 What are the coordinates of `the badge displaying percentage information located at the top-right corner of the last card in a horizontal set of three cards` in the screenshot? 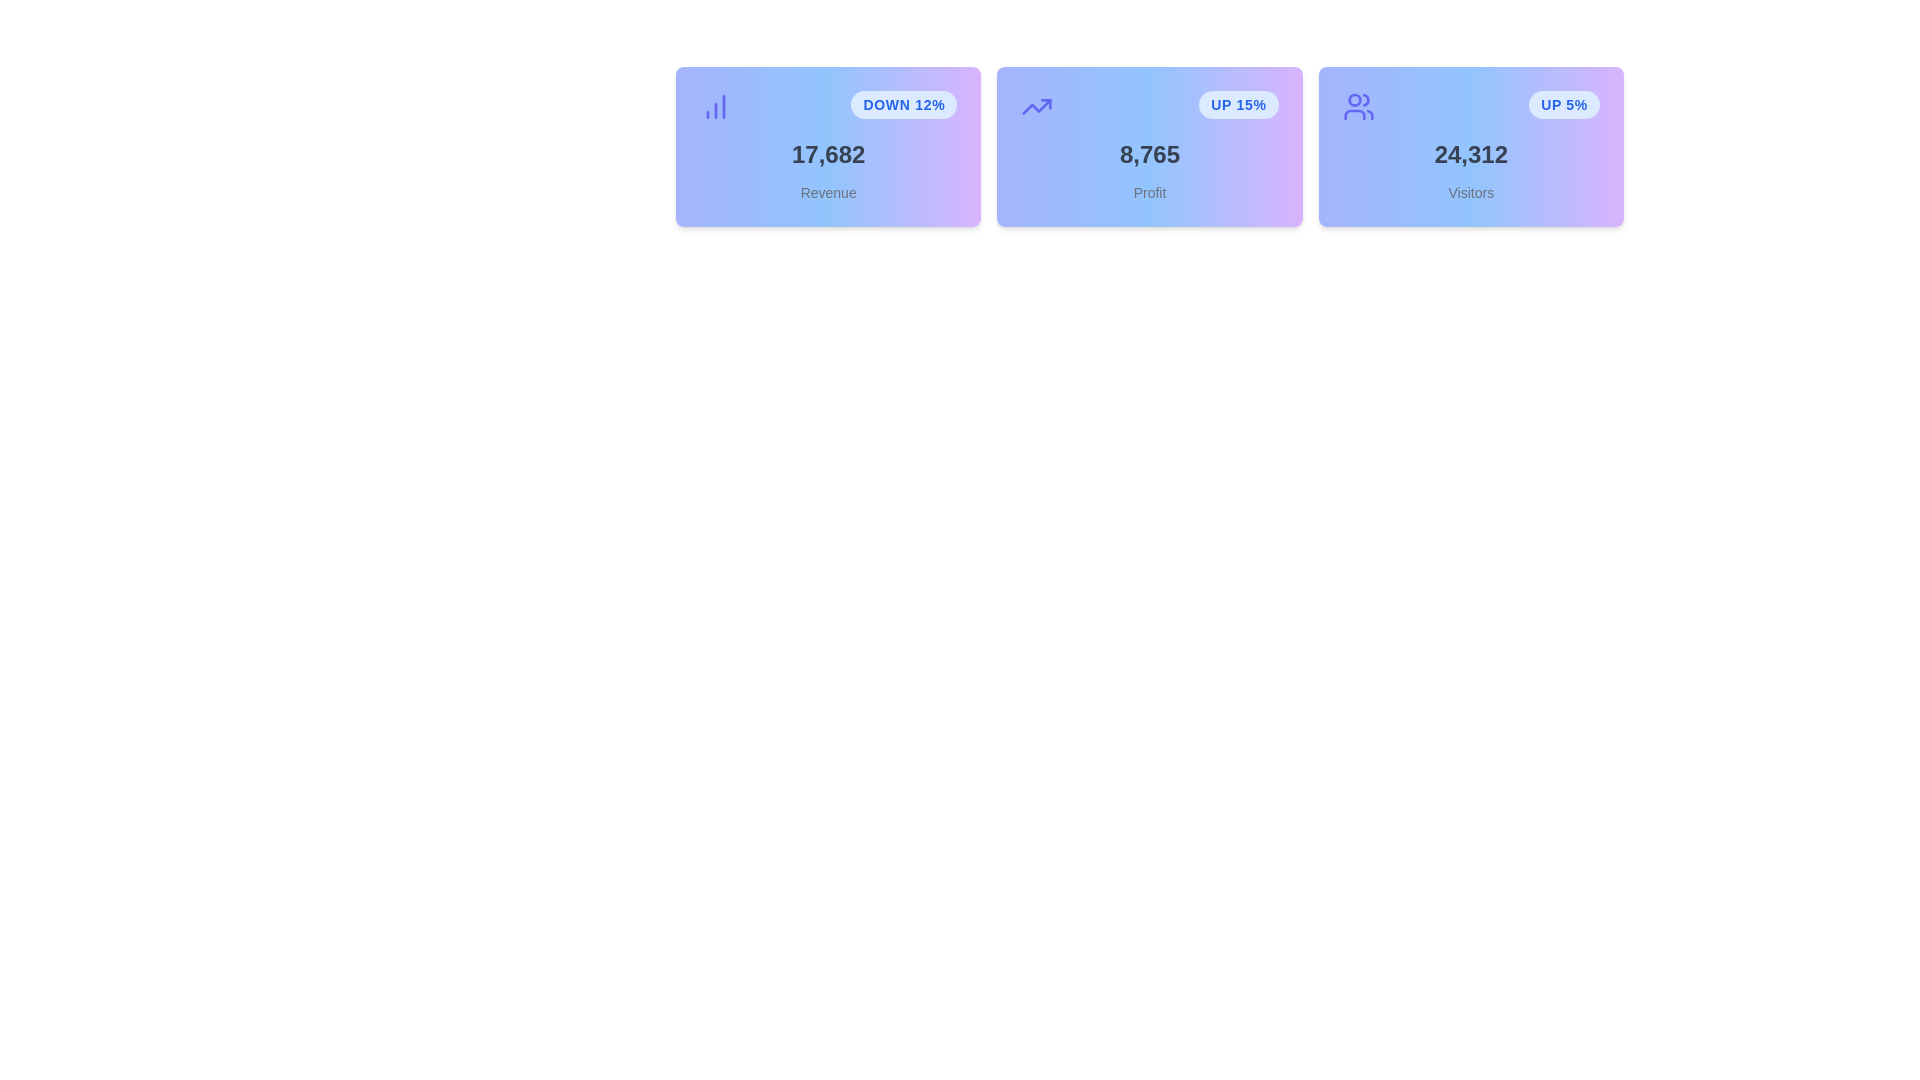 It's located at (1563, 104).